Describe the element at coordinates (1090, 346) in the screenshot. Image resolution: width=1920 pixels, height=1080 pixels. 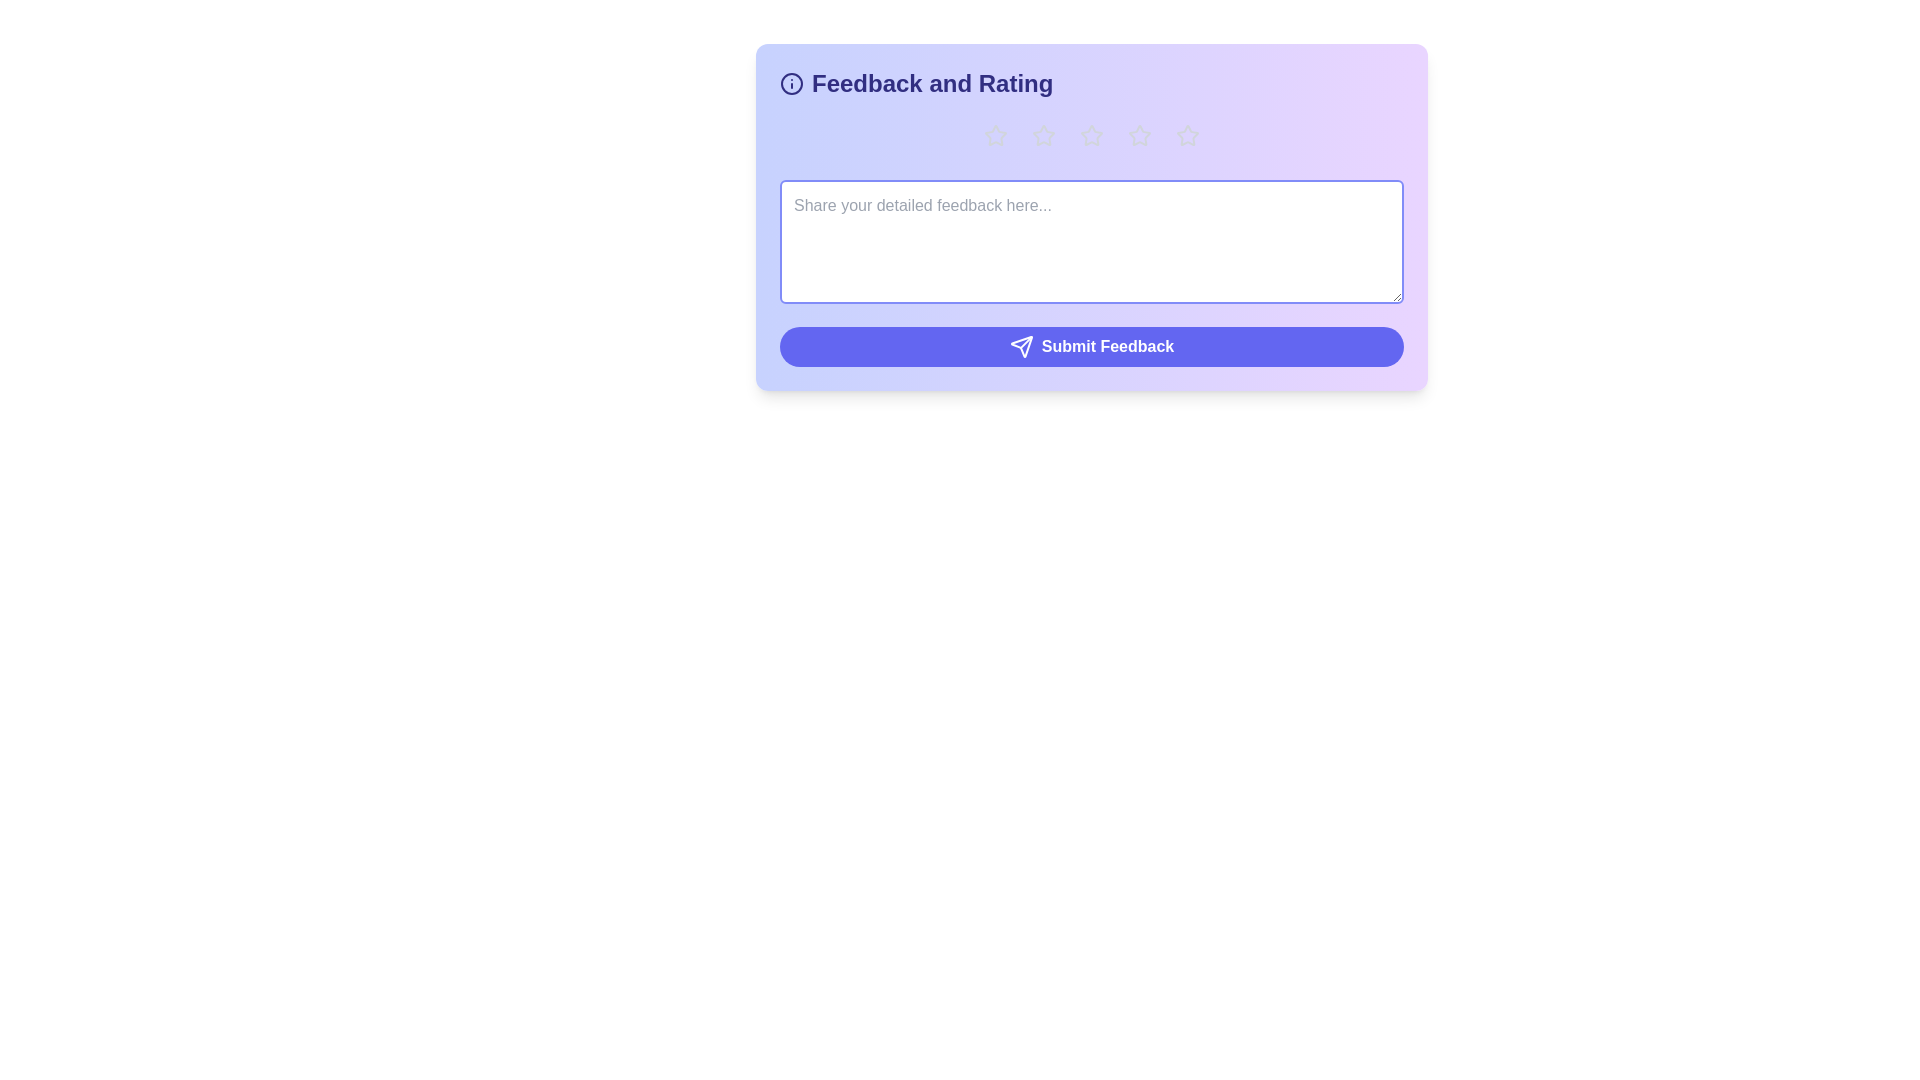
I see `'Submit Feedback' button` at that location.